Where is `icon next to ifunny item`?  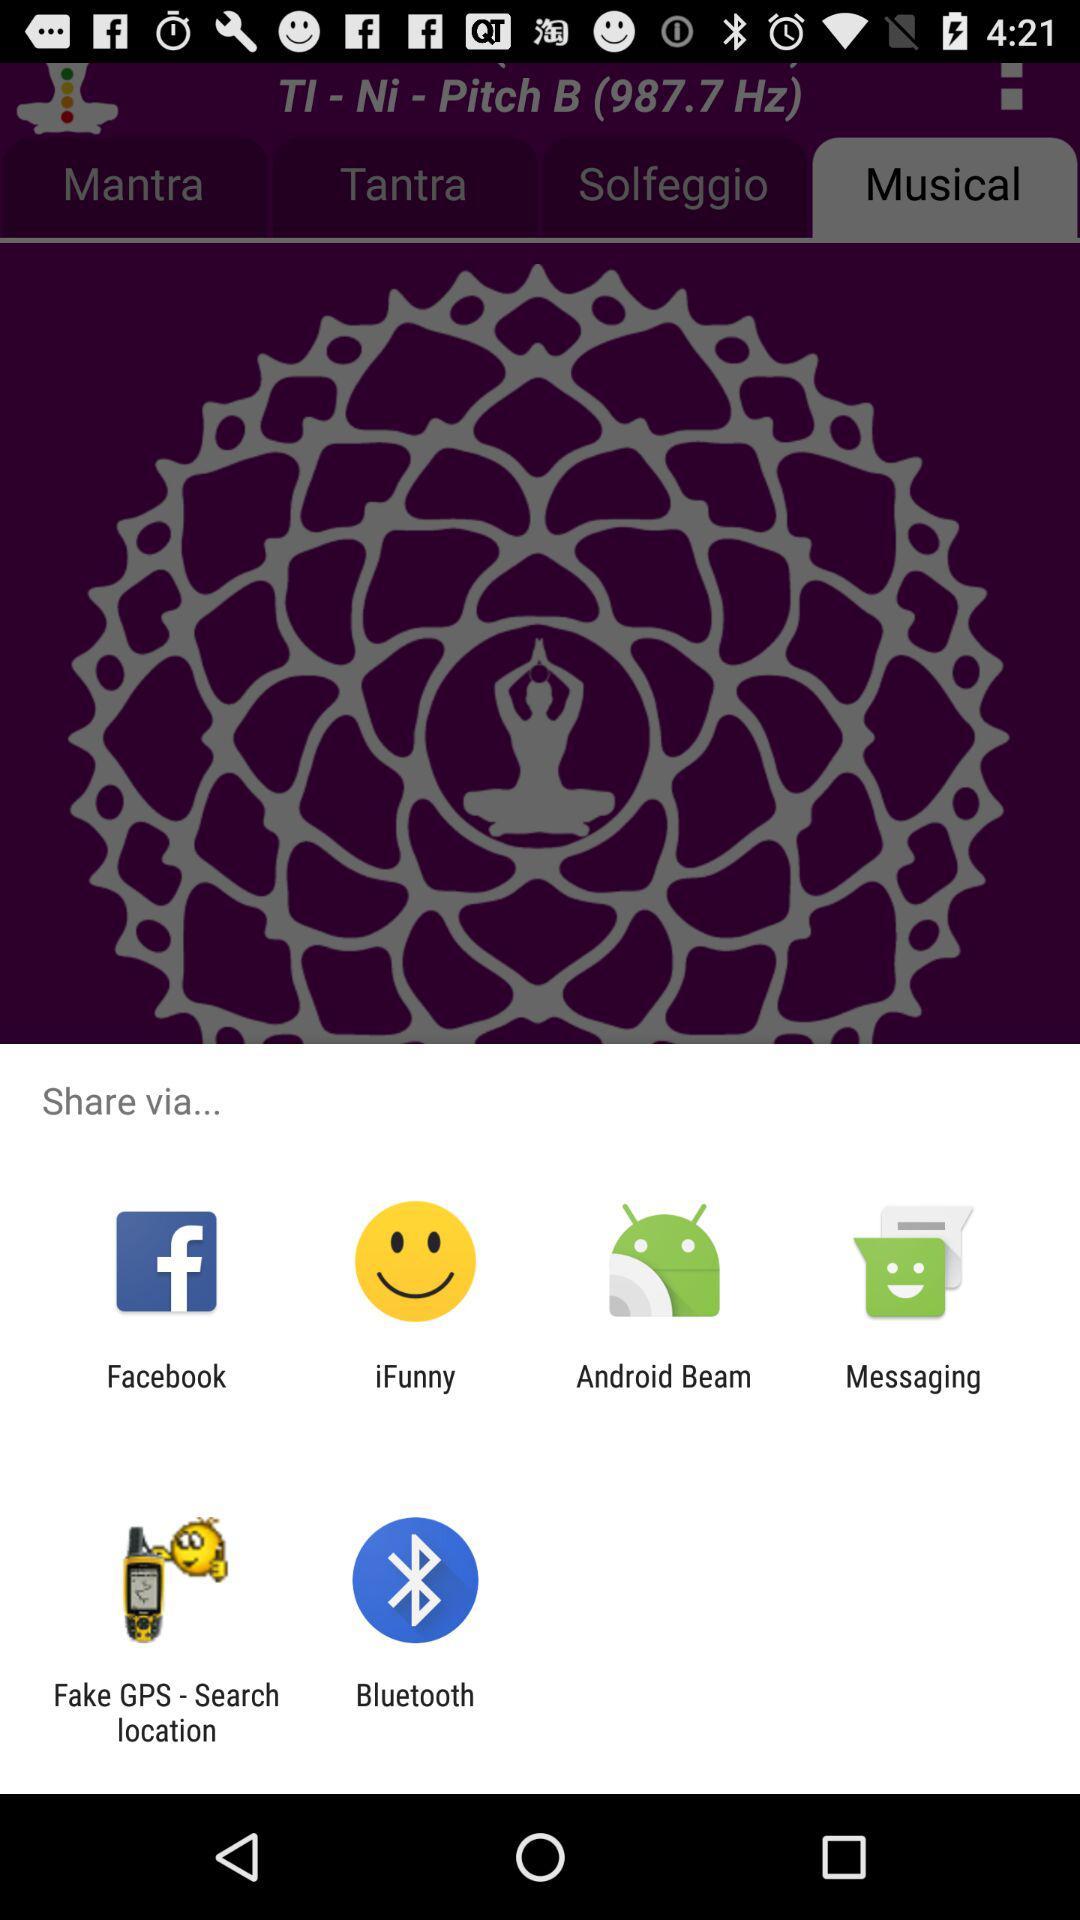 icon next to ifunny item is located at coordinates (165, 1392).